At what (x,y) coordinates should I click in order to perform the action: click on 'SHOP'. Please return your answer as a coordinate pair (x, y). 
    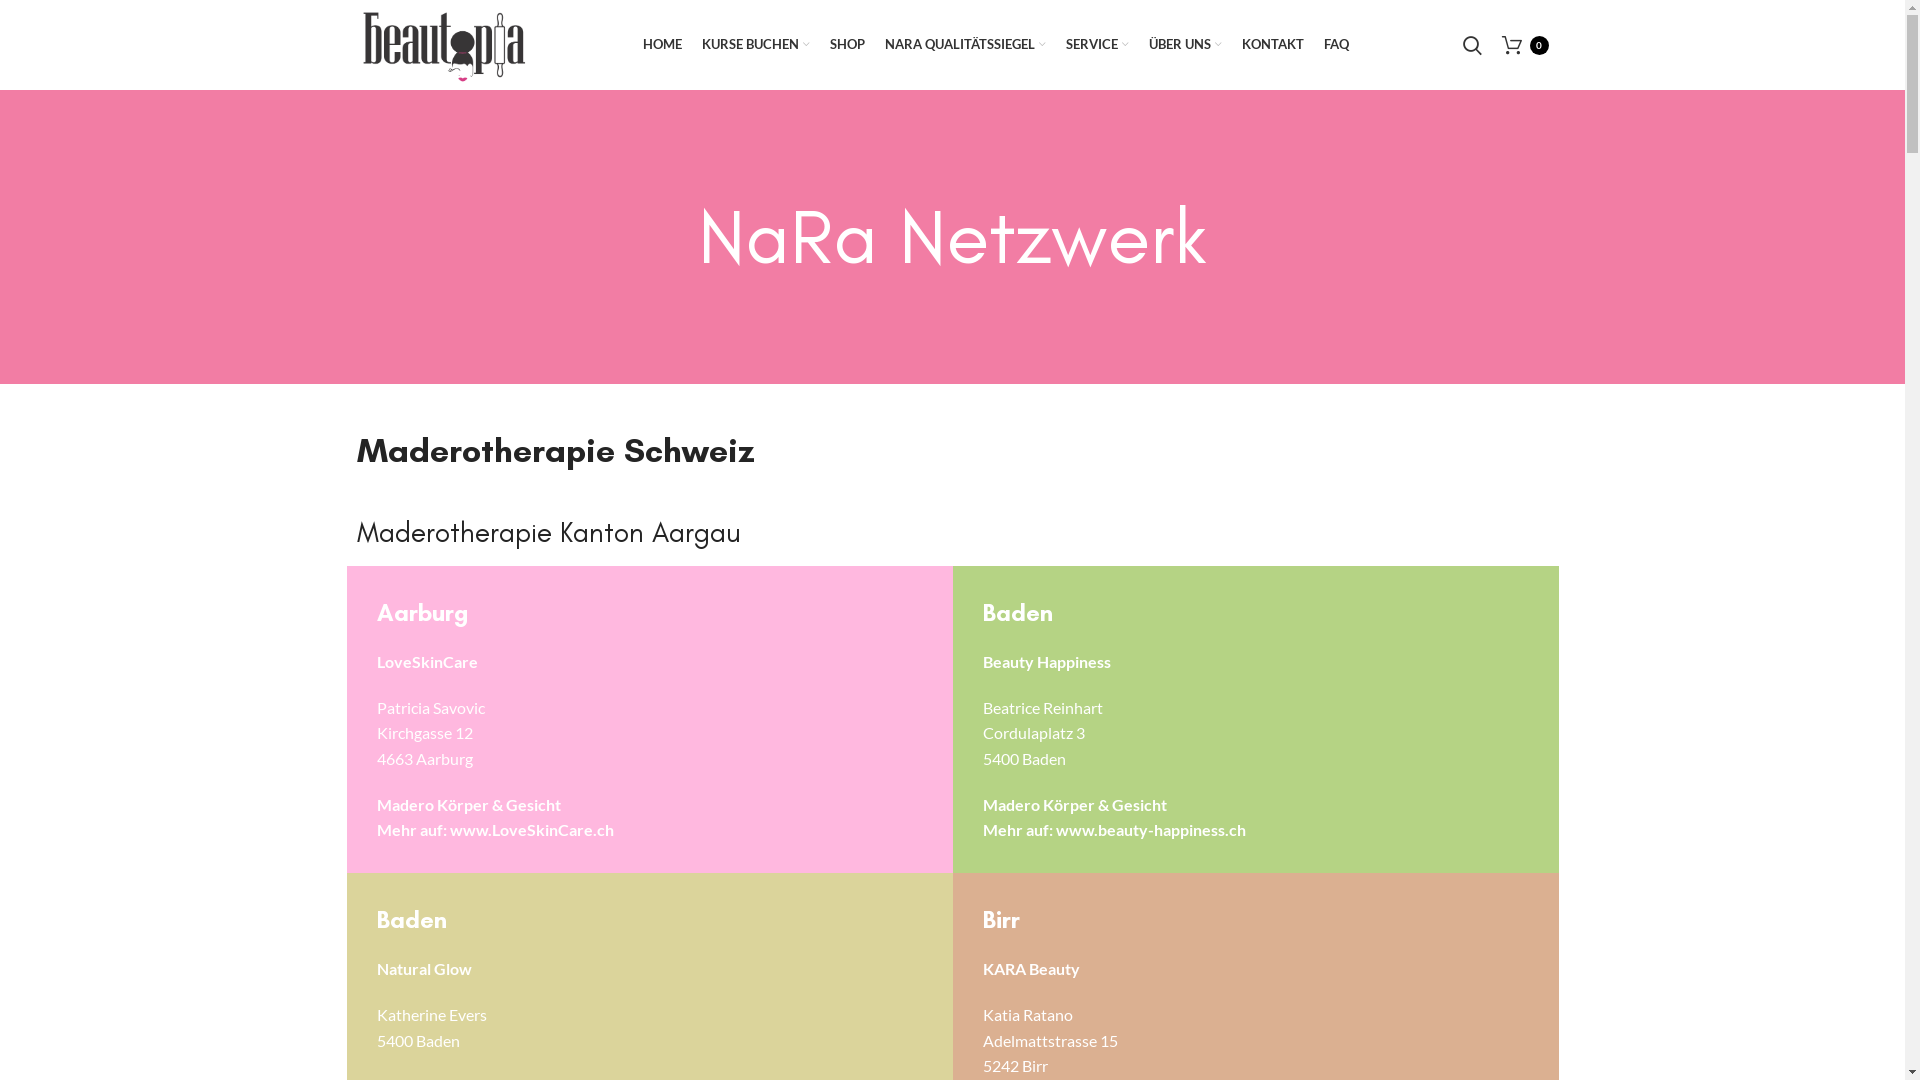
    Looking at the image, I should click on (820, 45).